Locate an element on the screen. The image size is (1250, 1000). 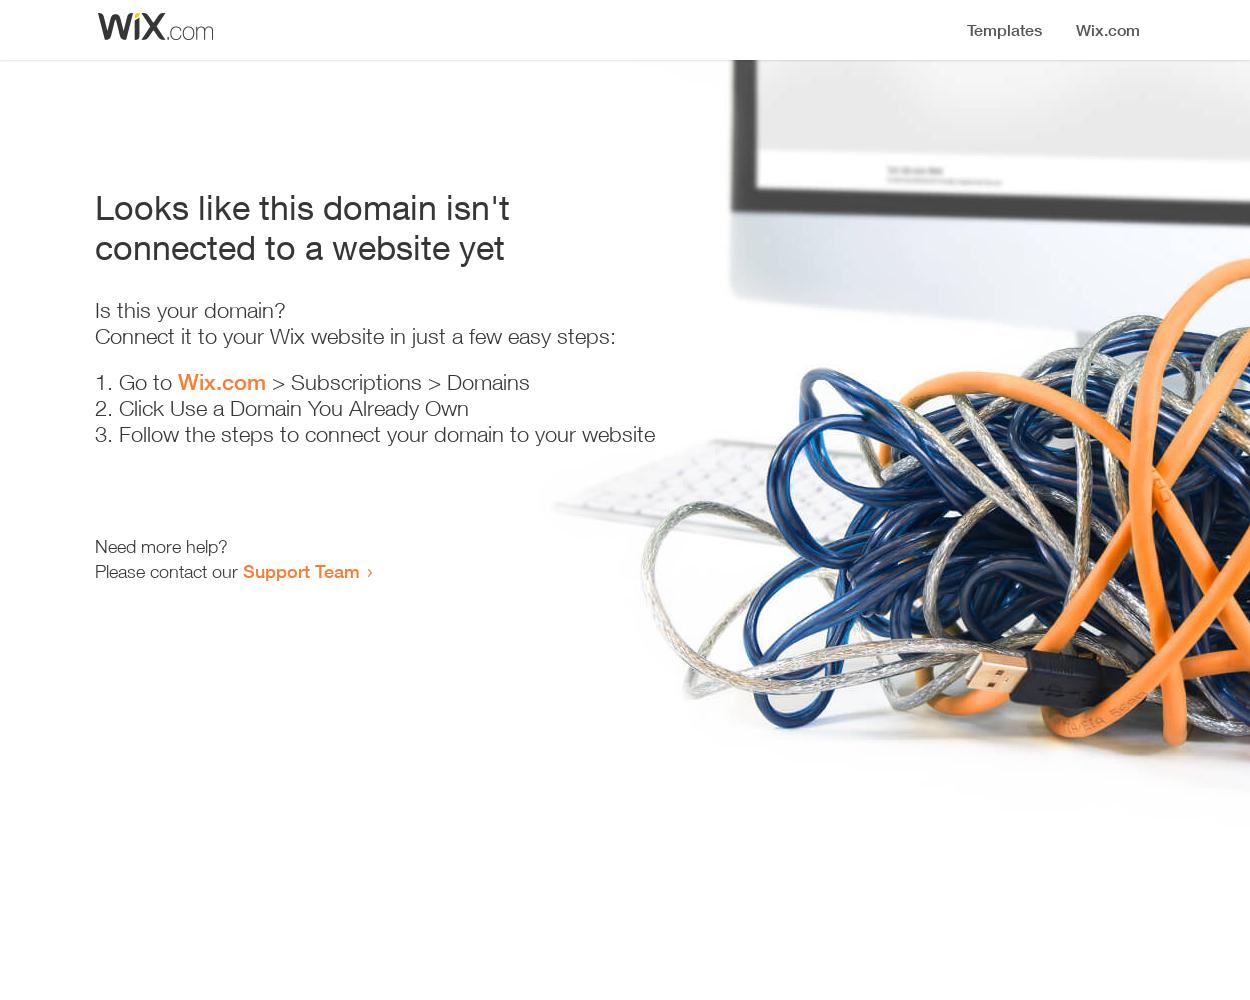
'Support Team' is located at coordinates (301, 570).